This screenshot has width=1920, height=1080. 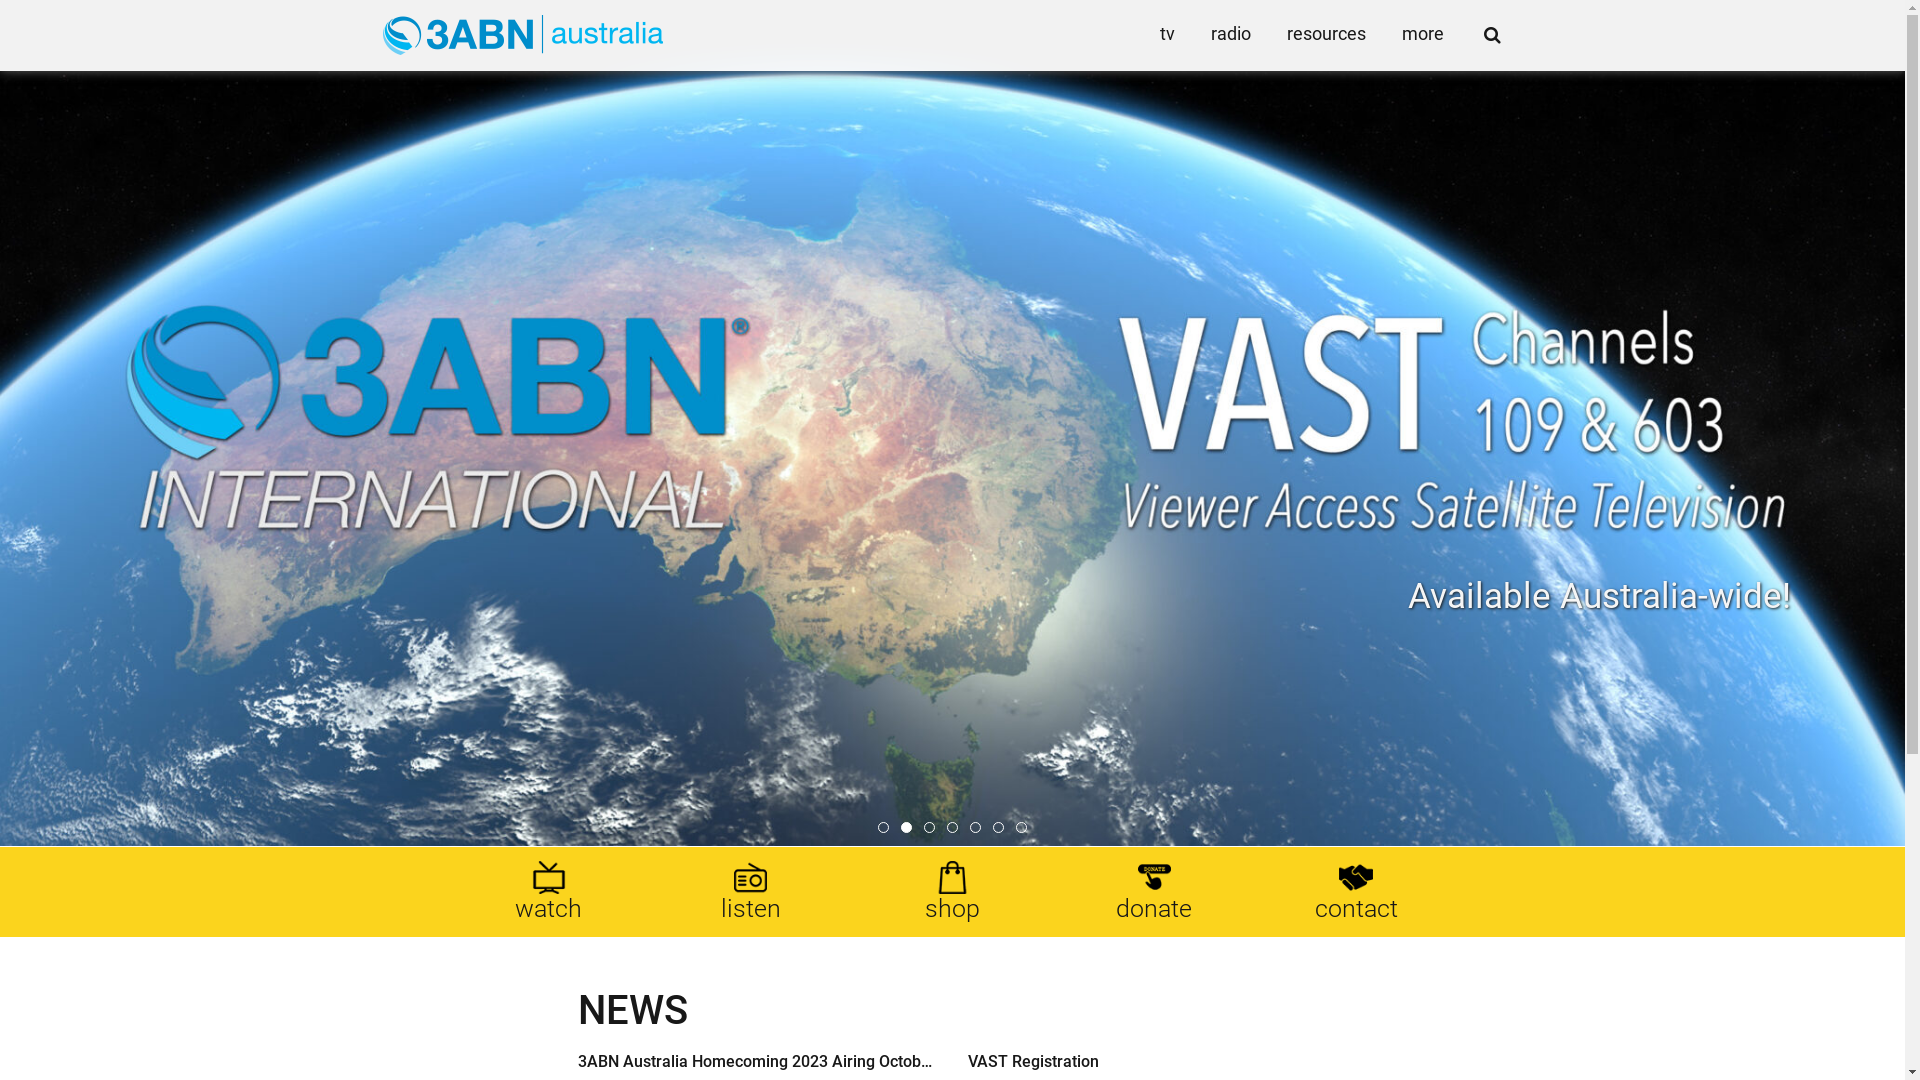 I want to click on 'shop', so click(x=952, y=890).